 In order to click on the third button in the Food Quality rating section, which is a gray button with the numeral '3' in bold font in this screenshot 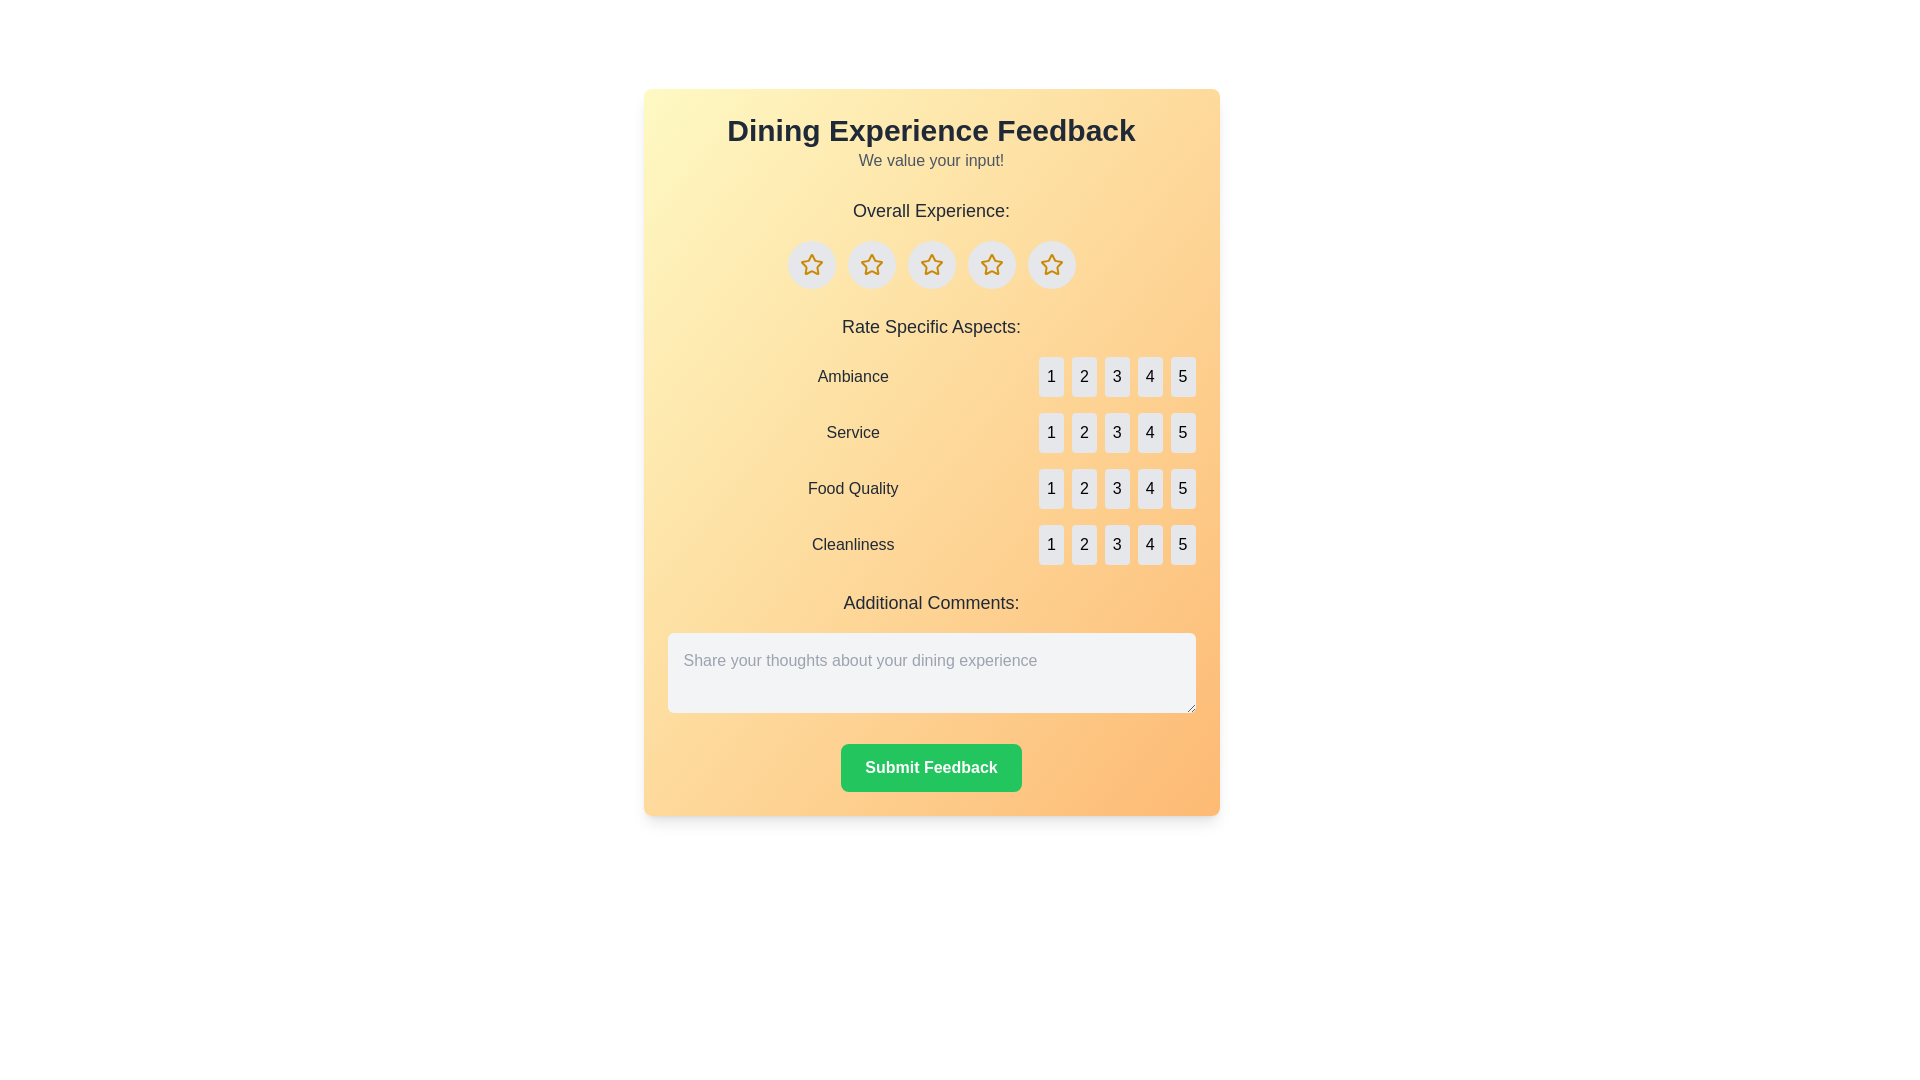, I will do `click(1116, 489)`.